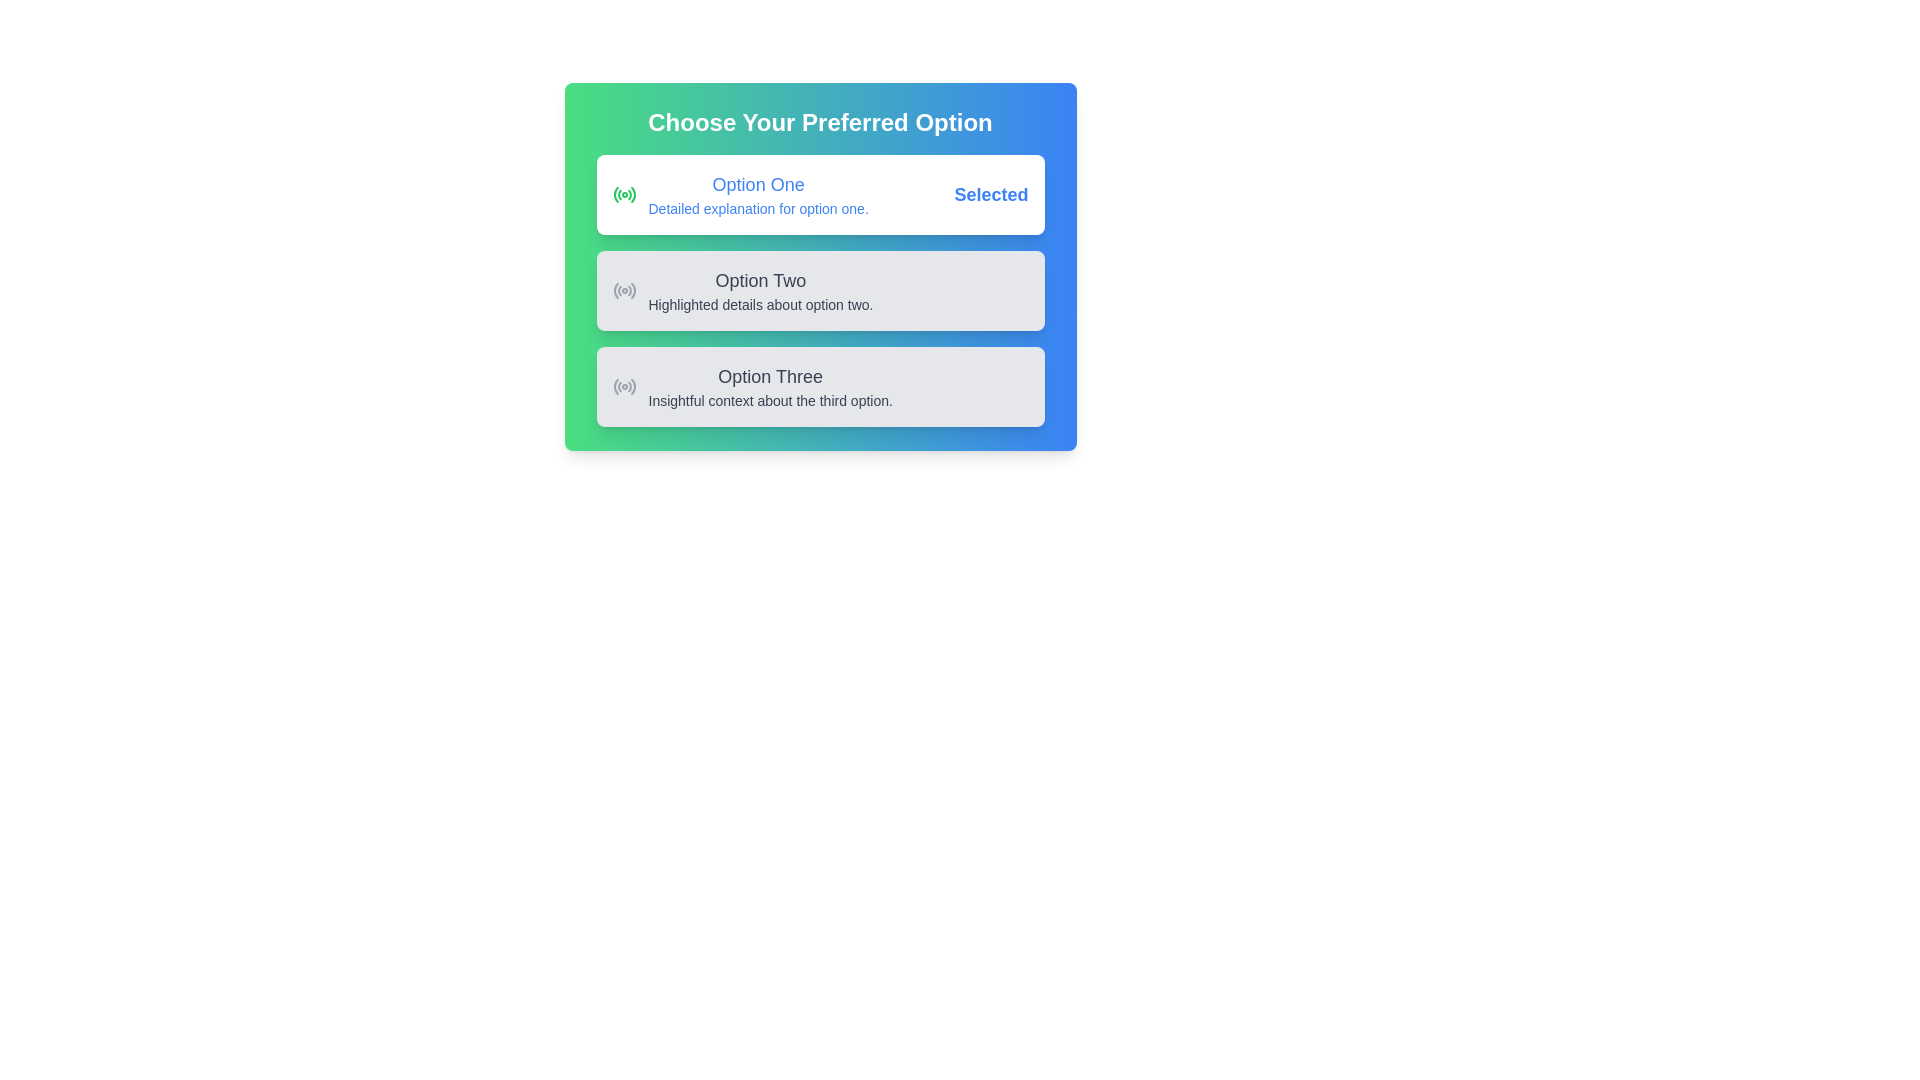 The image size is (1920, 1080). I want to click on the third radio button option in the list titled 'Choose Your Preferred Option', so click(751, 386).